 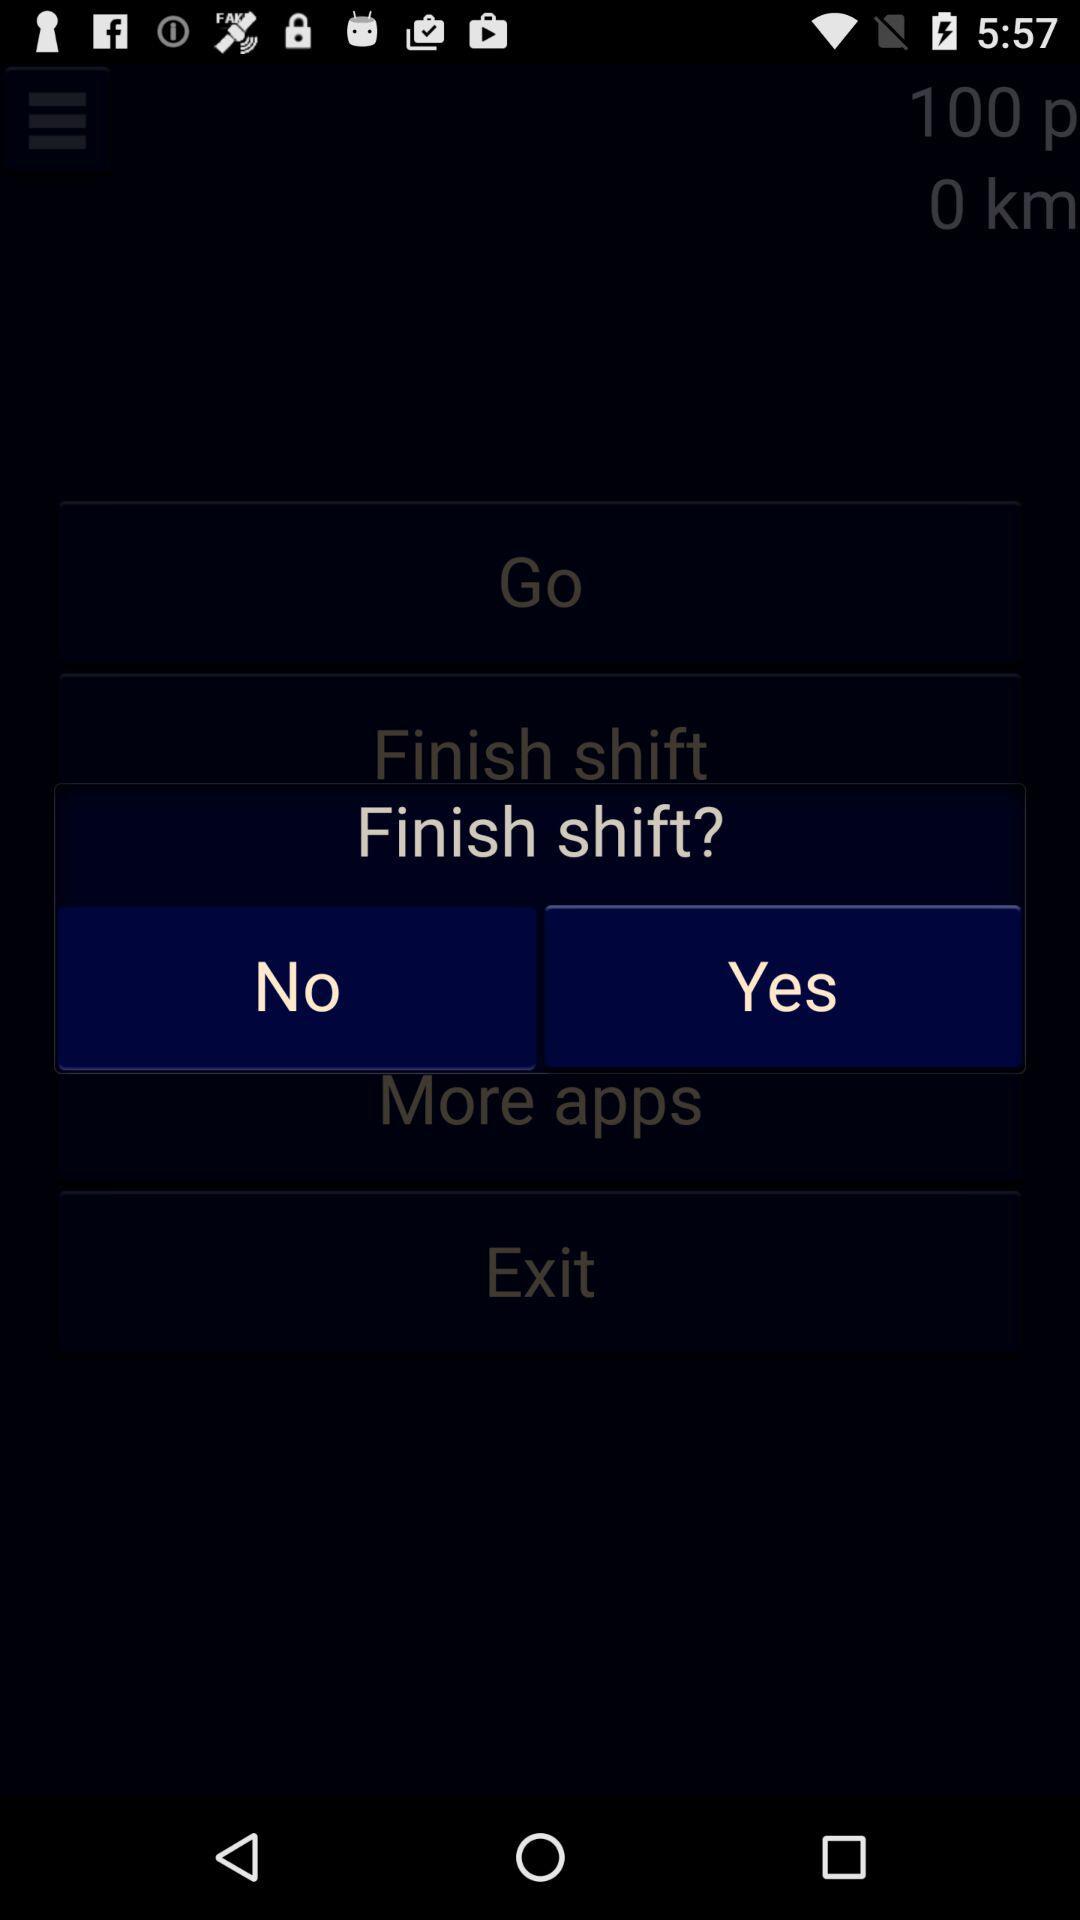 I want to click on icon at the top left corner, so click(x=56, y=119).